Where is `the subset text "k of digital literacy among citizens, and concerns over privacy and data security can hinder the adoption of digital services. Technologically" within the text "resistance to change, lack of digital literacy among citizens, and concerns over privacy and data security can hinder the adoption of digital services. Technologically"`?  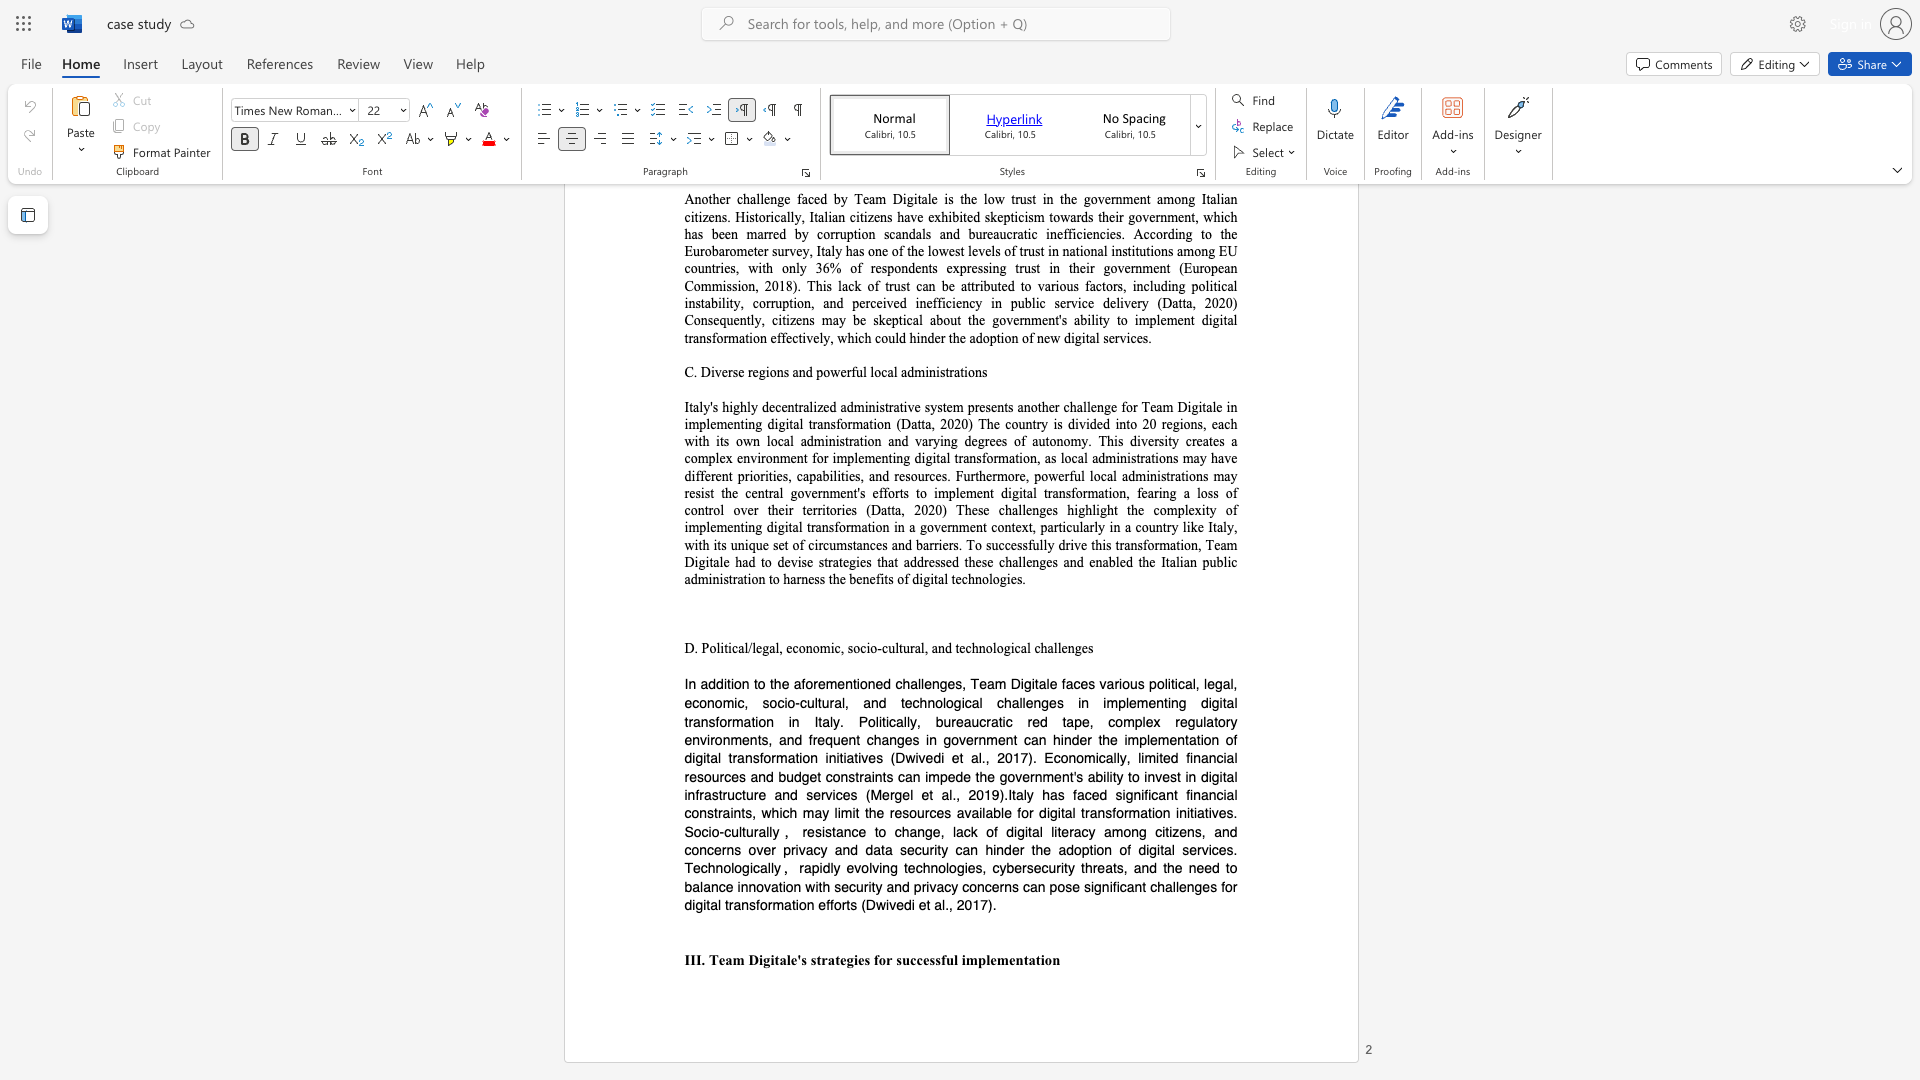
the subset text "k of digital literacy among citizens, and concerns over privacy and data security can hinder the adoption of digital services. Technologically" within the text "resistance to change, lack of digital literacy among citizens, and concerns over privacy and data security can hinder the adoption of digital services. Technologically" is located at coordinates (970, 831).